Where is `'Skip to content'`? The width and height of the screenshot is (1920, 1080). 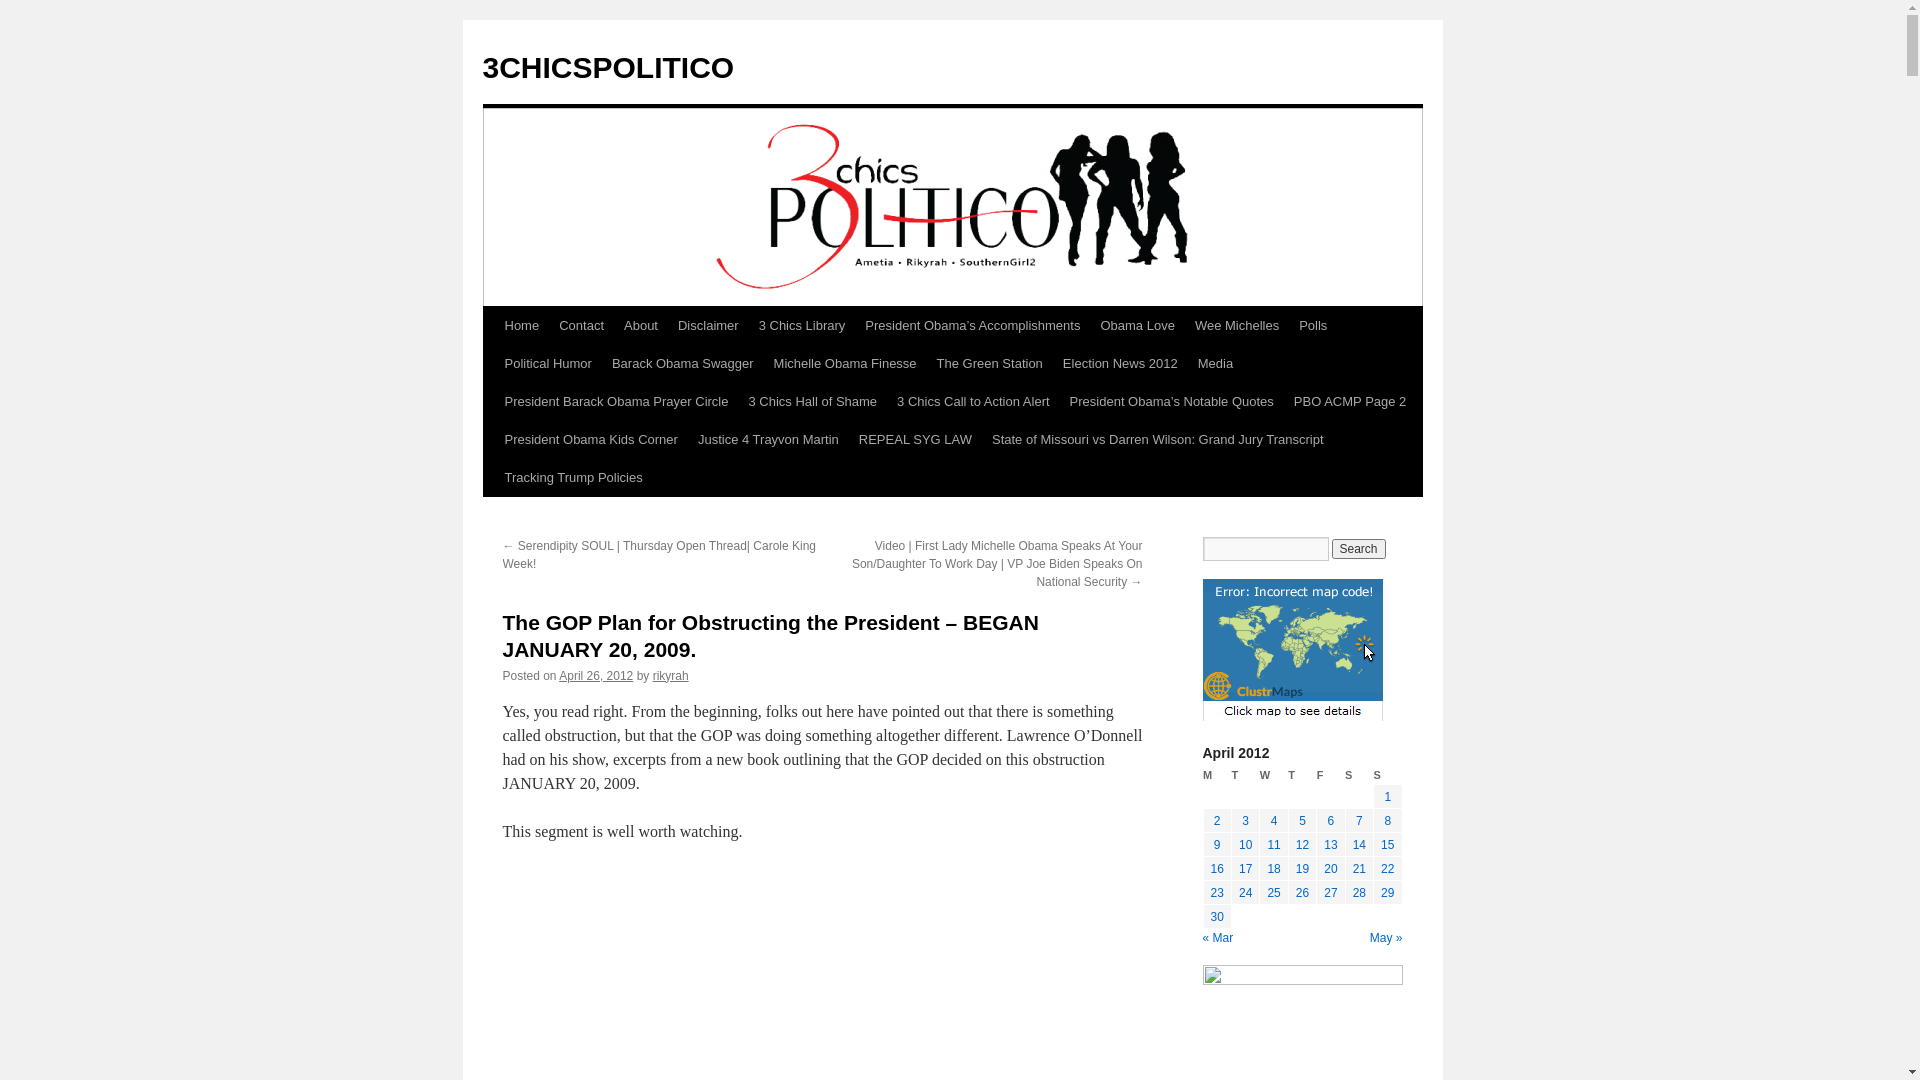
'Skip to content' is located at coordinates (491, 362).